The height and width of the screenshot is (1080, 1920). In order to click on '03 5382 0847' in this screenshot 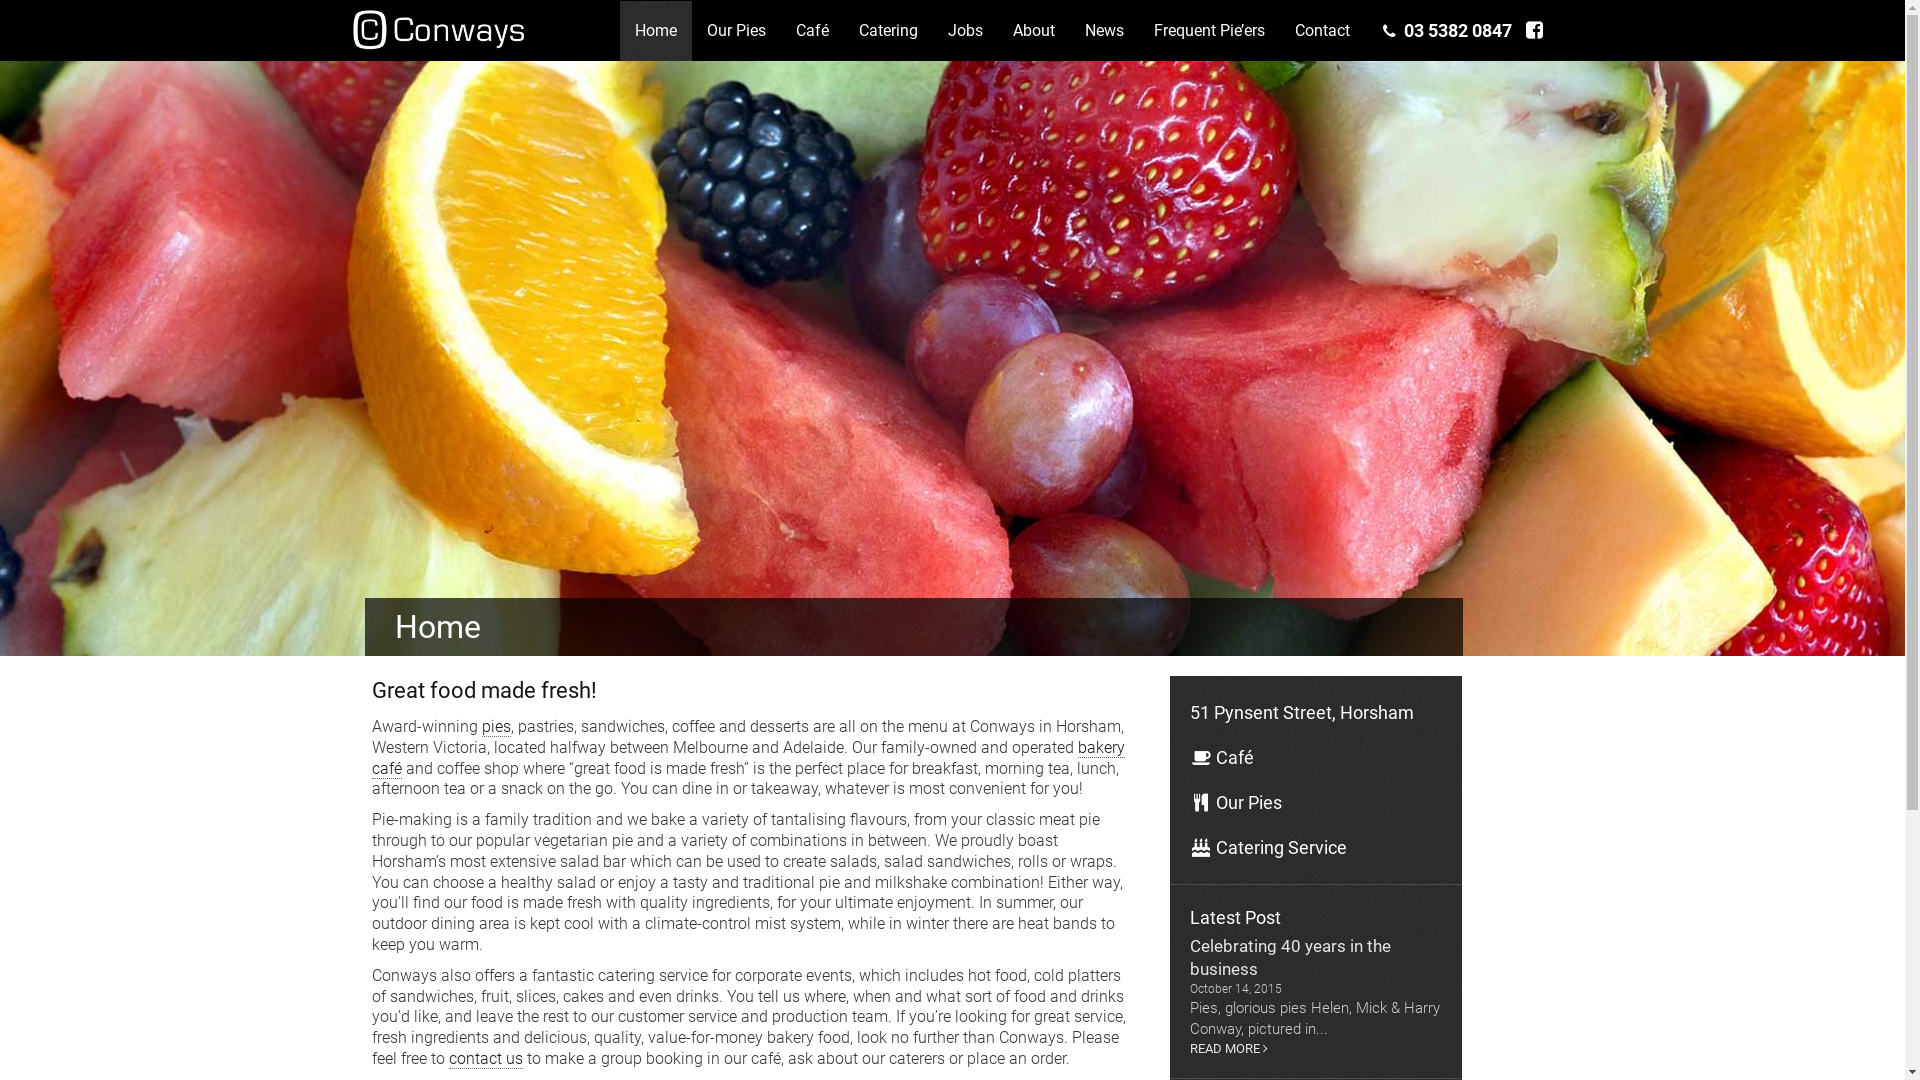, I will do `click(1446, 30)`.